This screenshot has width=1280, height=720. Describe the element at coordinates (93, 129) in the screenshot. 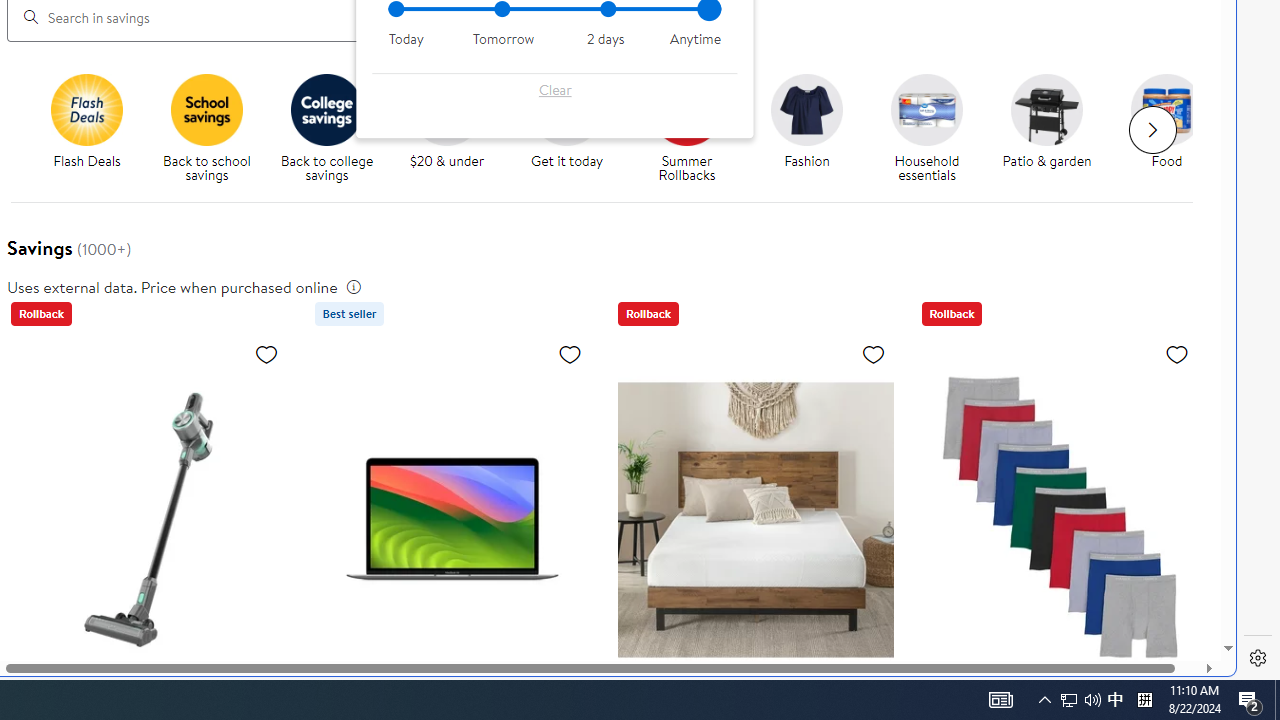

I see `'Flash Deals'` at that location.